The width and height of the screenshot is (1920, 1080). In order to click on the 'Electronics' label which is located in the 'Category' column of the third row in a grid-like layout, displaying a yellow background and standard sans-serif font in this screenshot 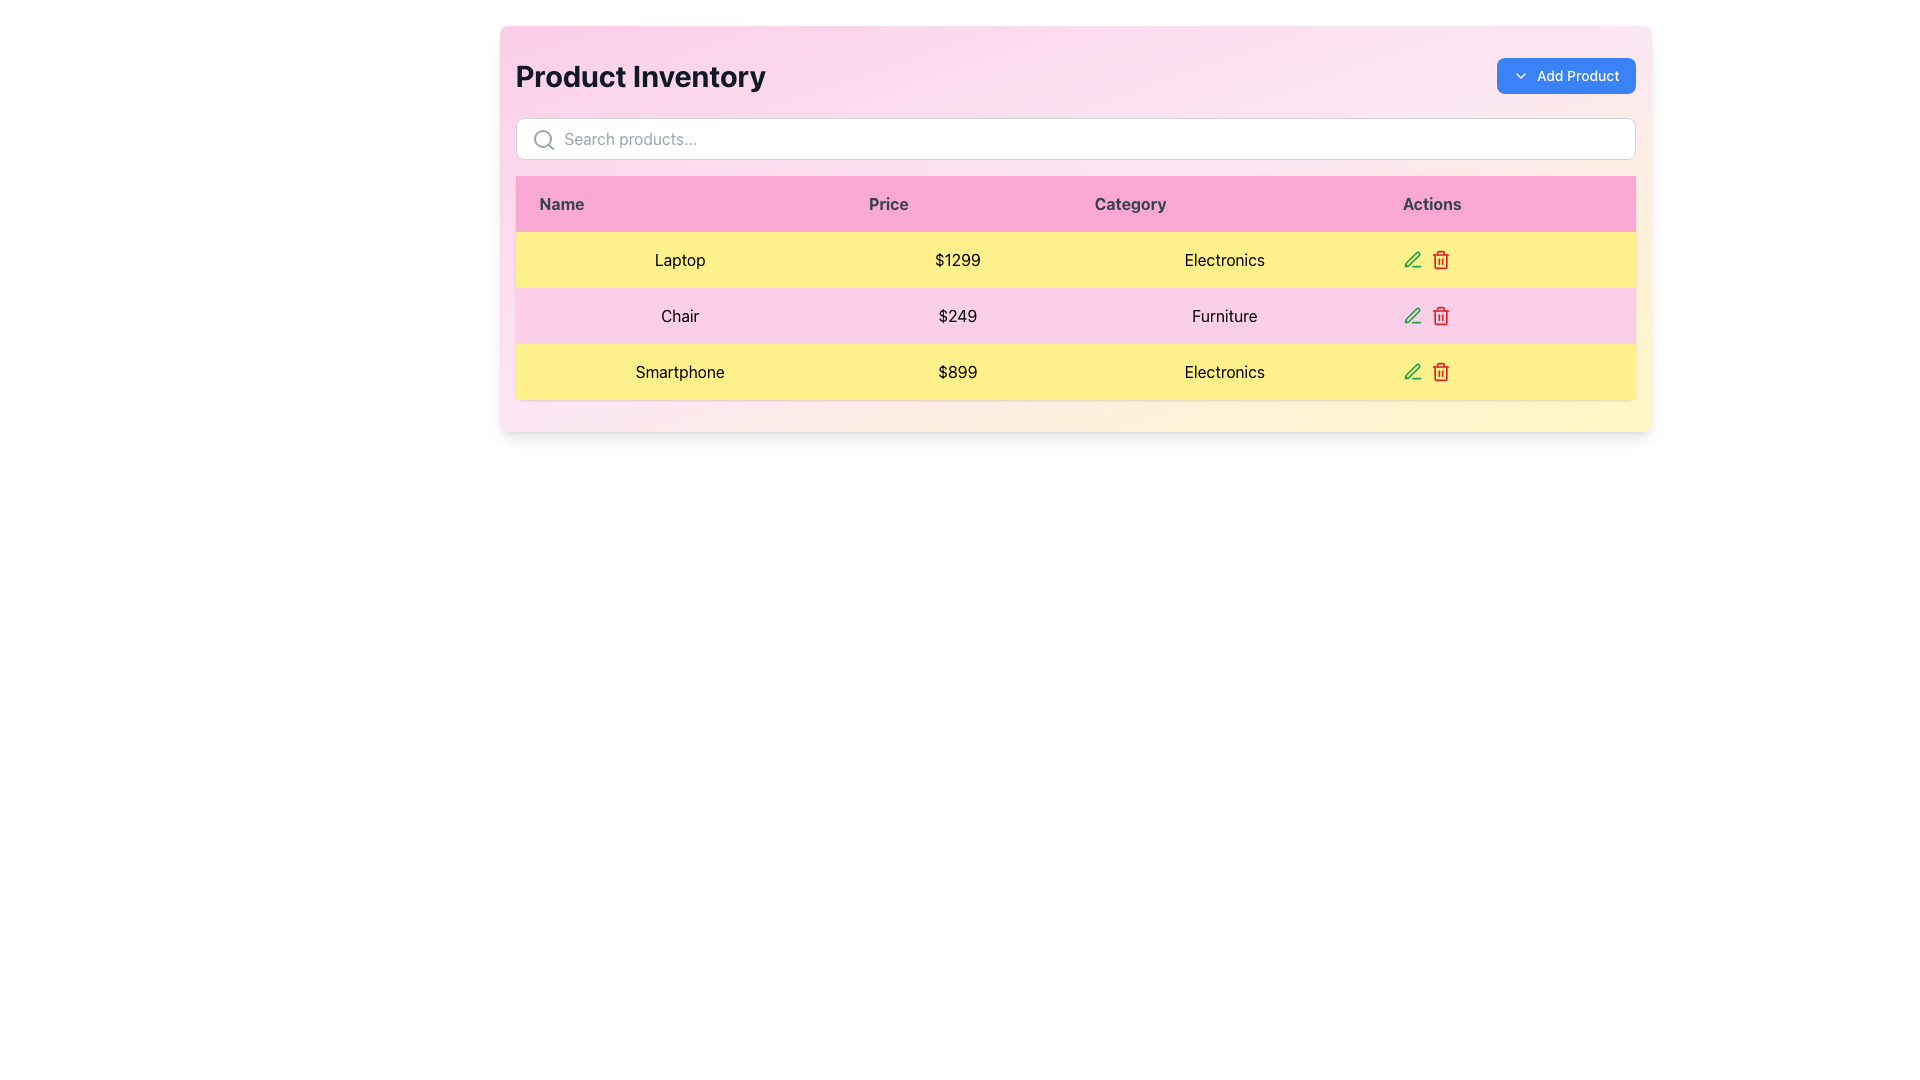, I will do `click(1223, 371)`.